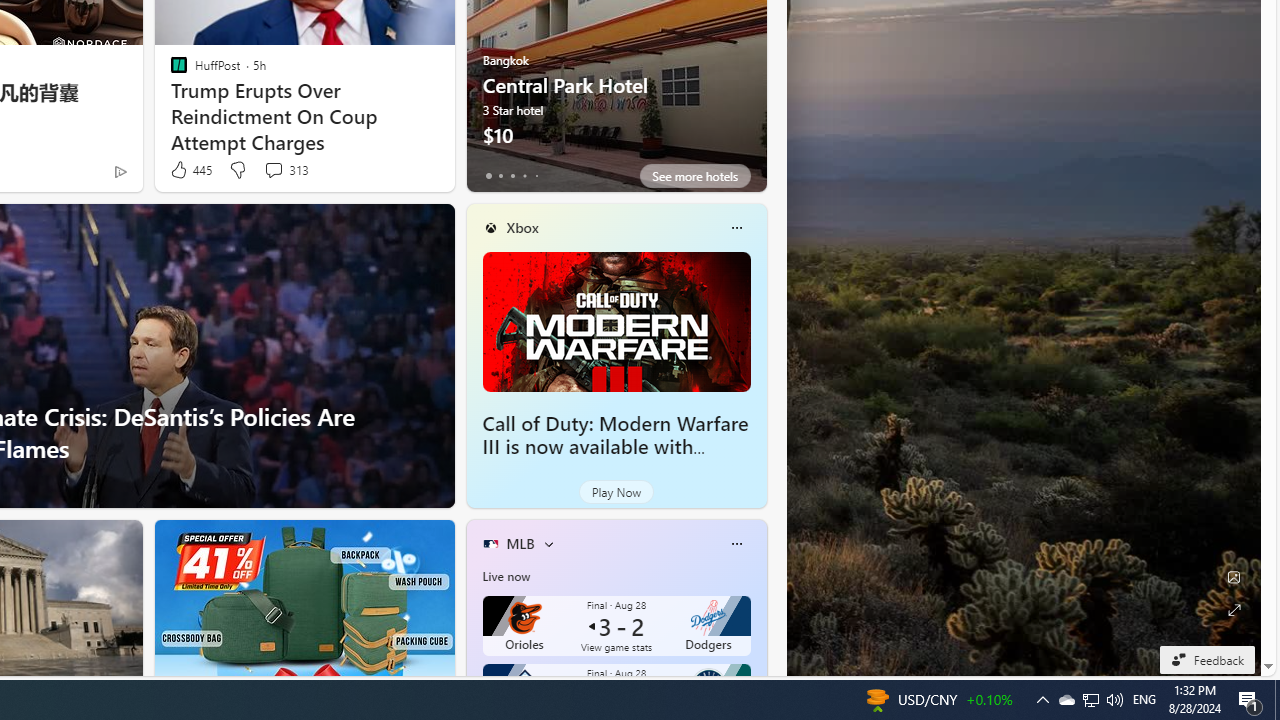 This screenshot has width=1280, height=720. What do you see at coordinates (272, 168) in the screenshot?
I see `'View comments 313 Comment'` at bounding box center [272, 168].